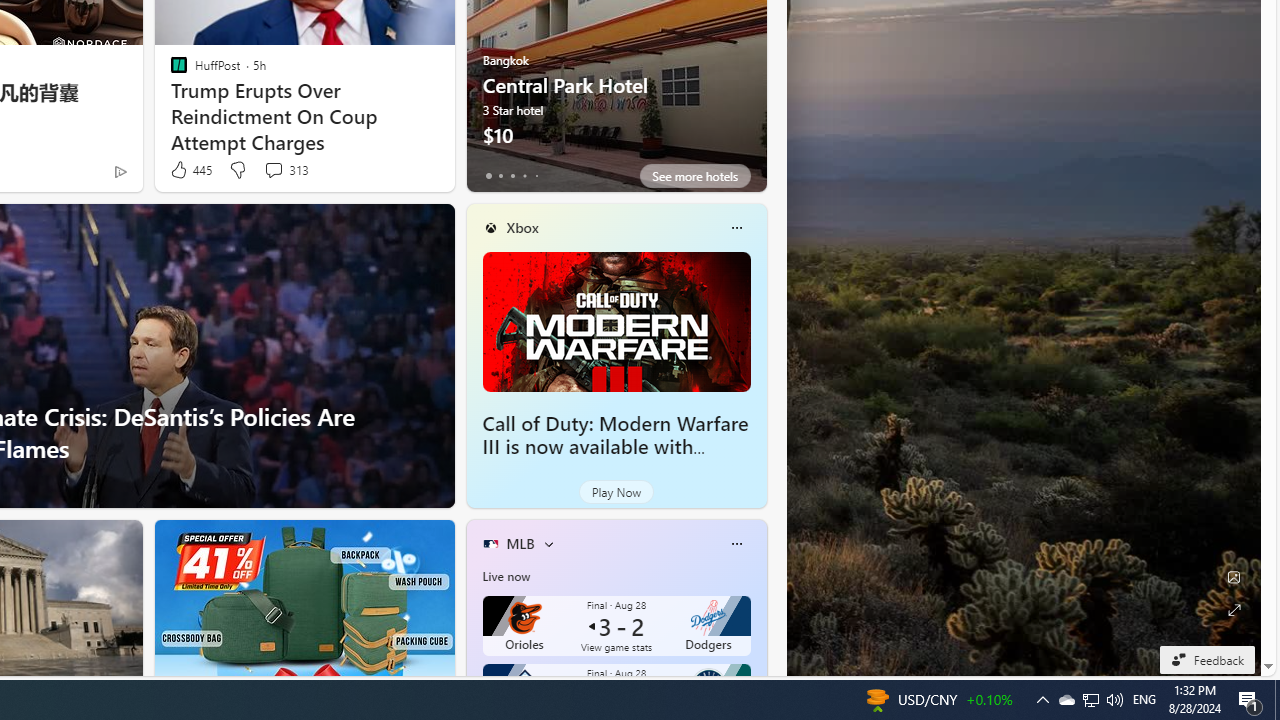 This screenshot has width=1280, height=720. What do you see at coordinates (272, 168) in the screenshot?
I see `'View comments 313 Comment'` at bounding box center [272, 168].